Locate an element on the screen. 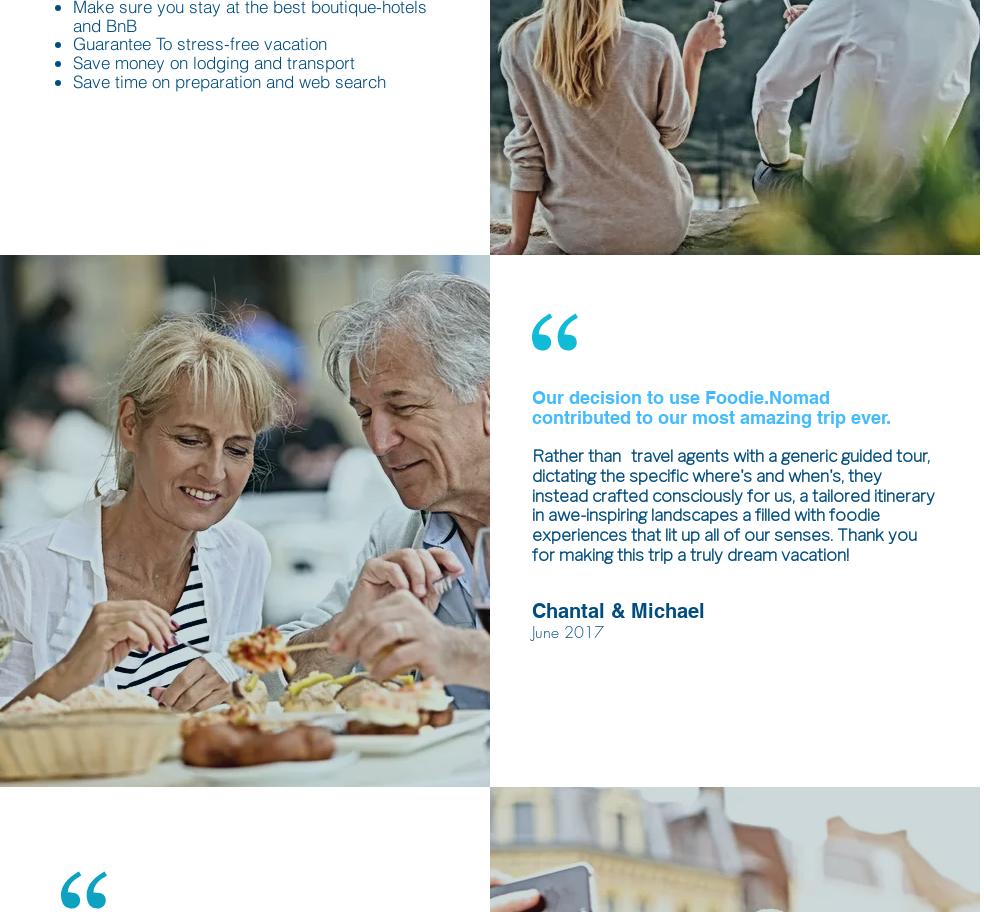  'Rather than' is located at coordinates (575, 456).